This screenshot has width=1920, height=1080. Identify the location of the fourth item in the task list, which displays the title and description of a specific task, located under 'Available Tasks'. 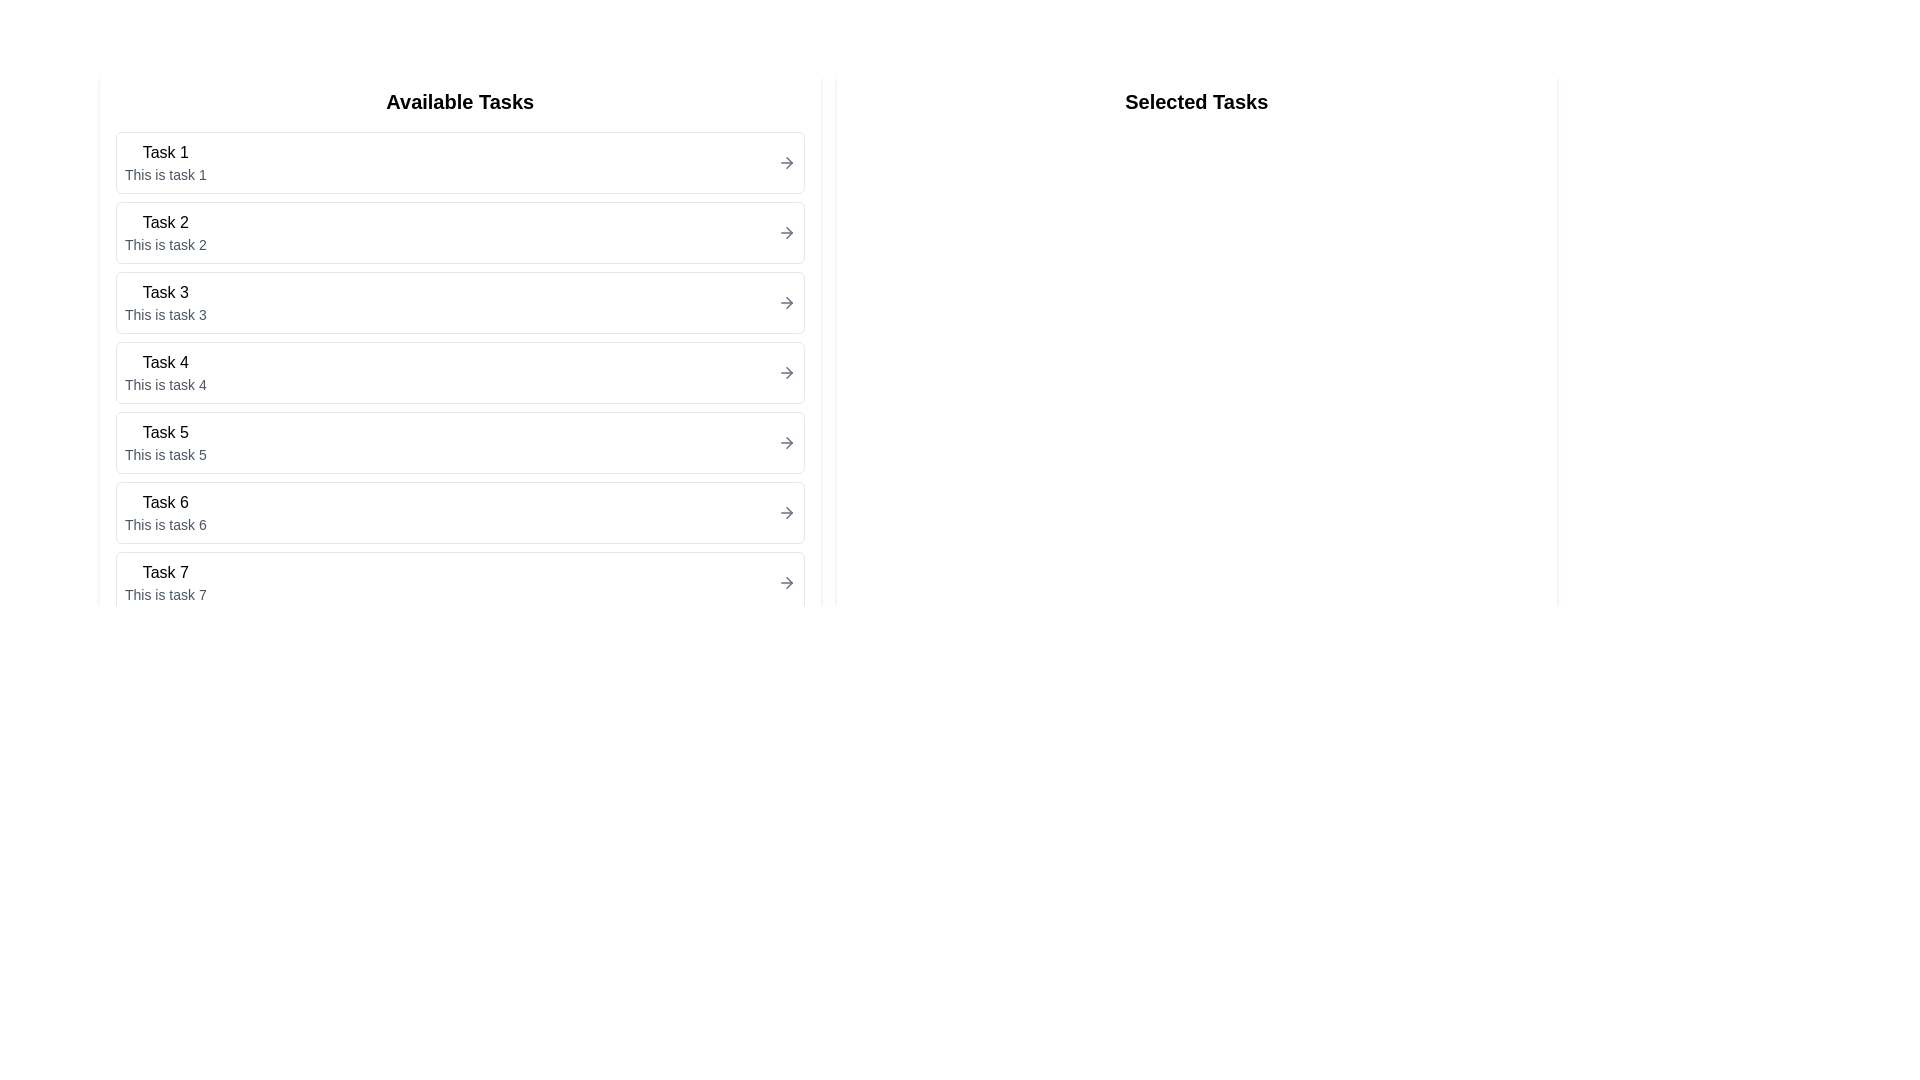
(165, 373).